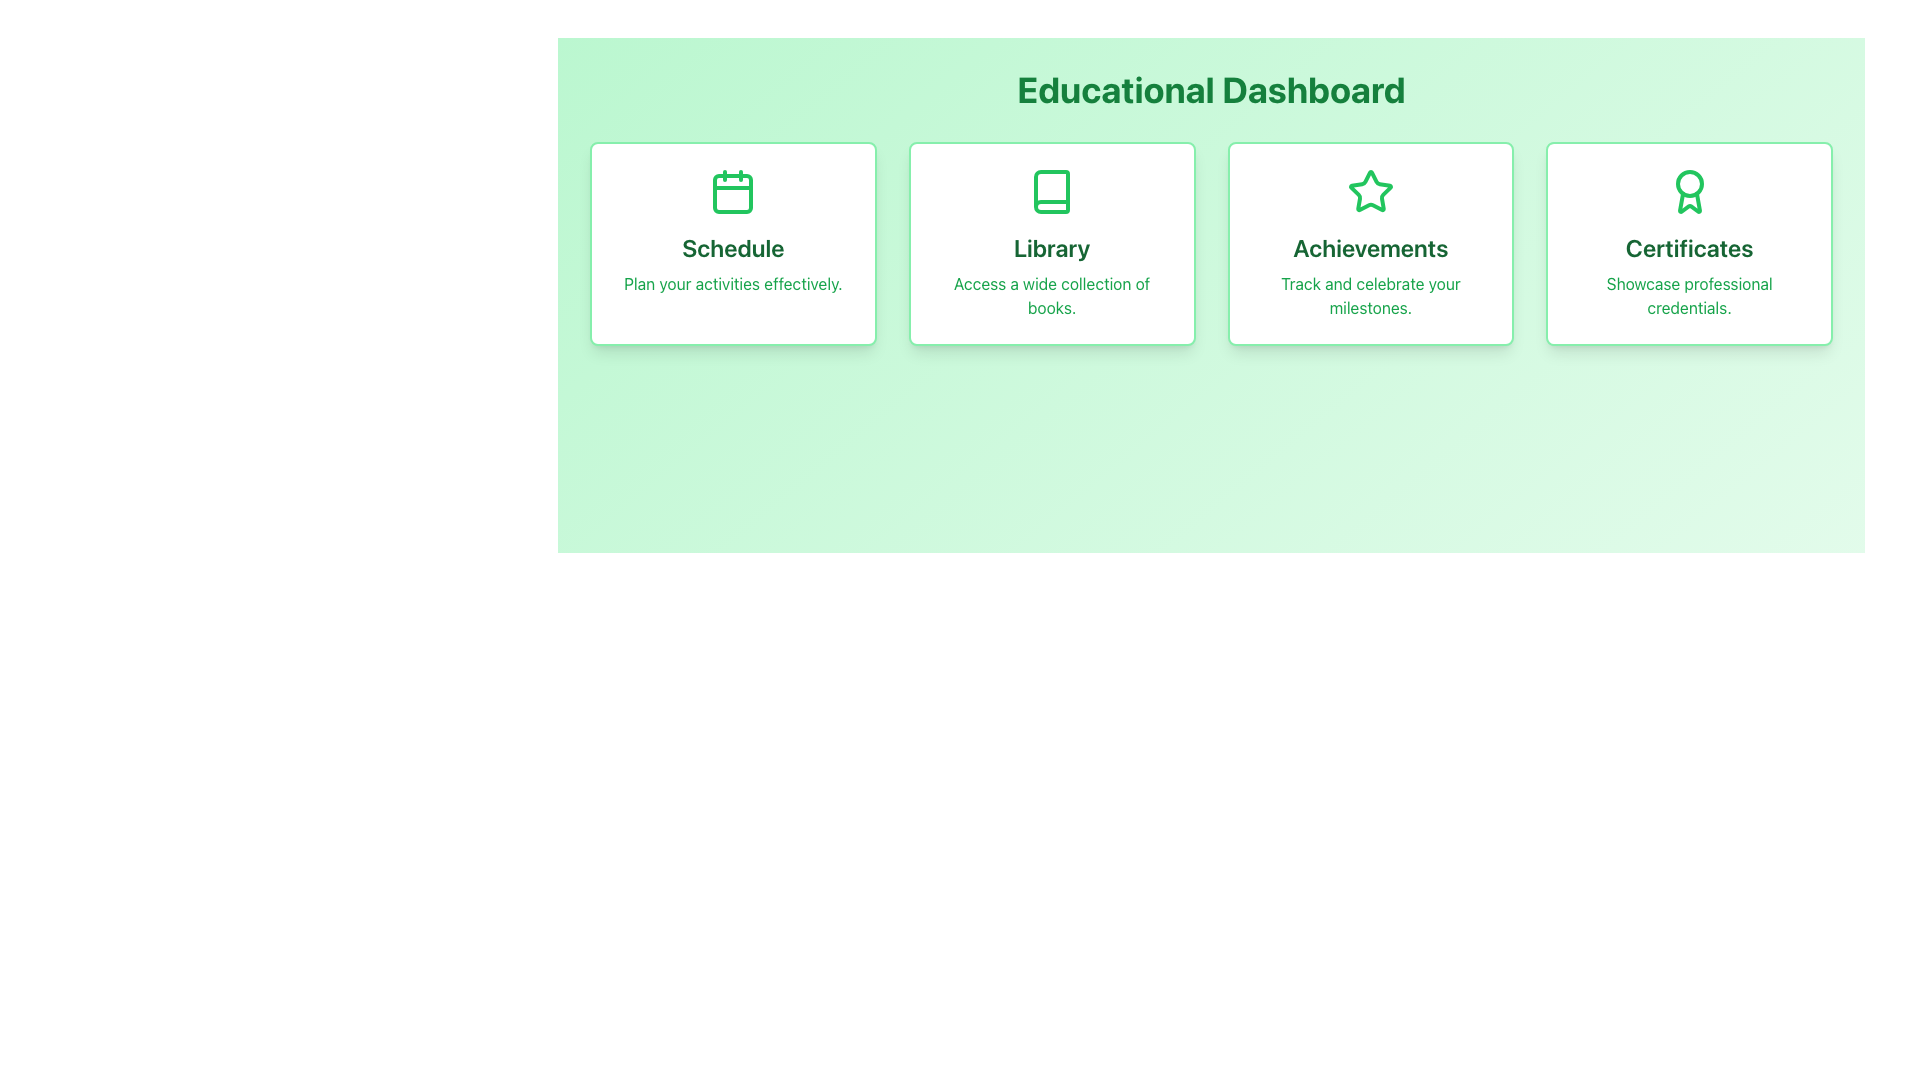 The image size is (1920, 1080). What do you see at coordinates (1688, 192) in the screenshot?
I see `the certificate icon located at the top of the 'Certificates' card, which represents professional credentials` at bounding box center [1688, 192].